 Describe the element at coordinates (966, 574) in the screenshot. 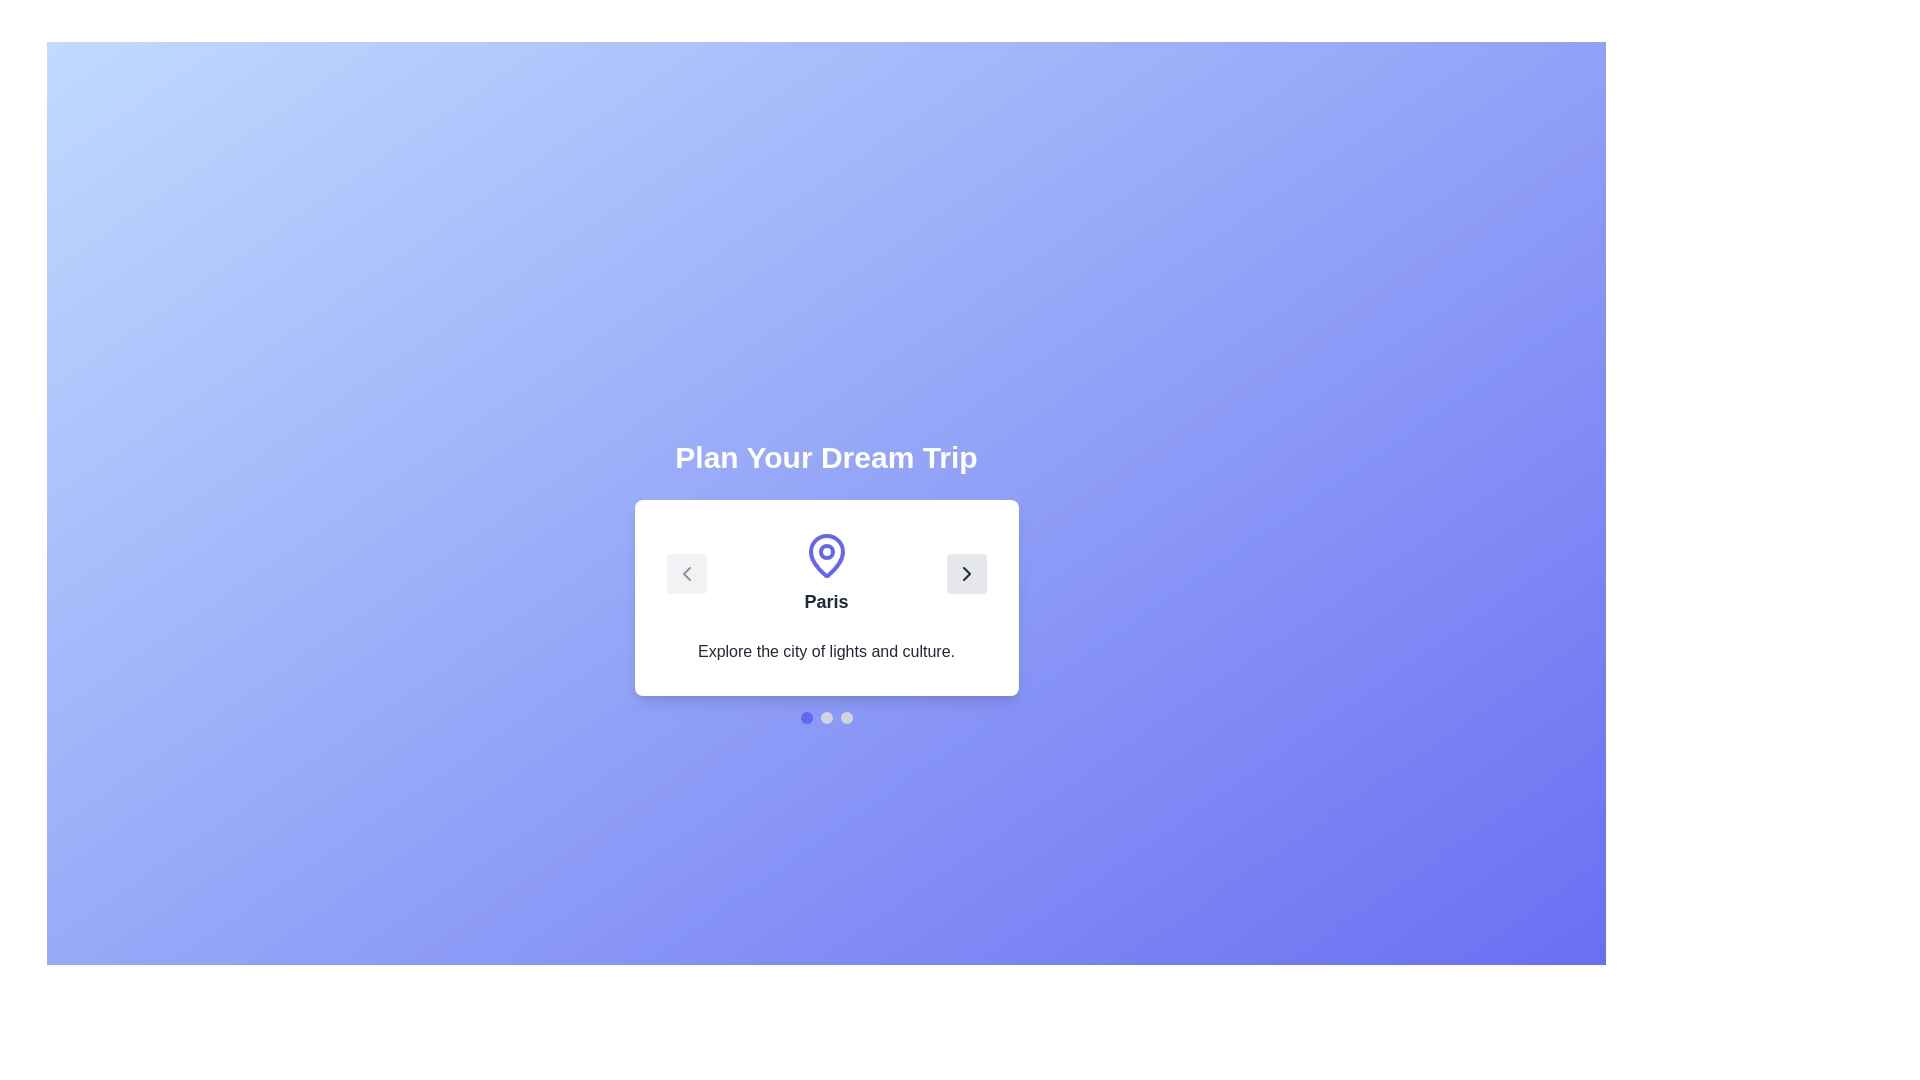

I see `the next button to navigate to the next destination` at that location.